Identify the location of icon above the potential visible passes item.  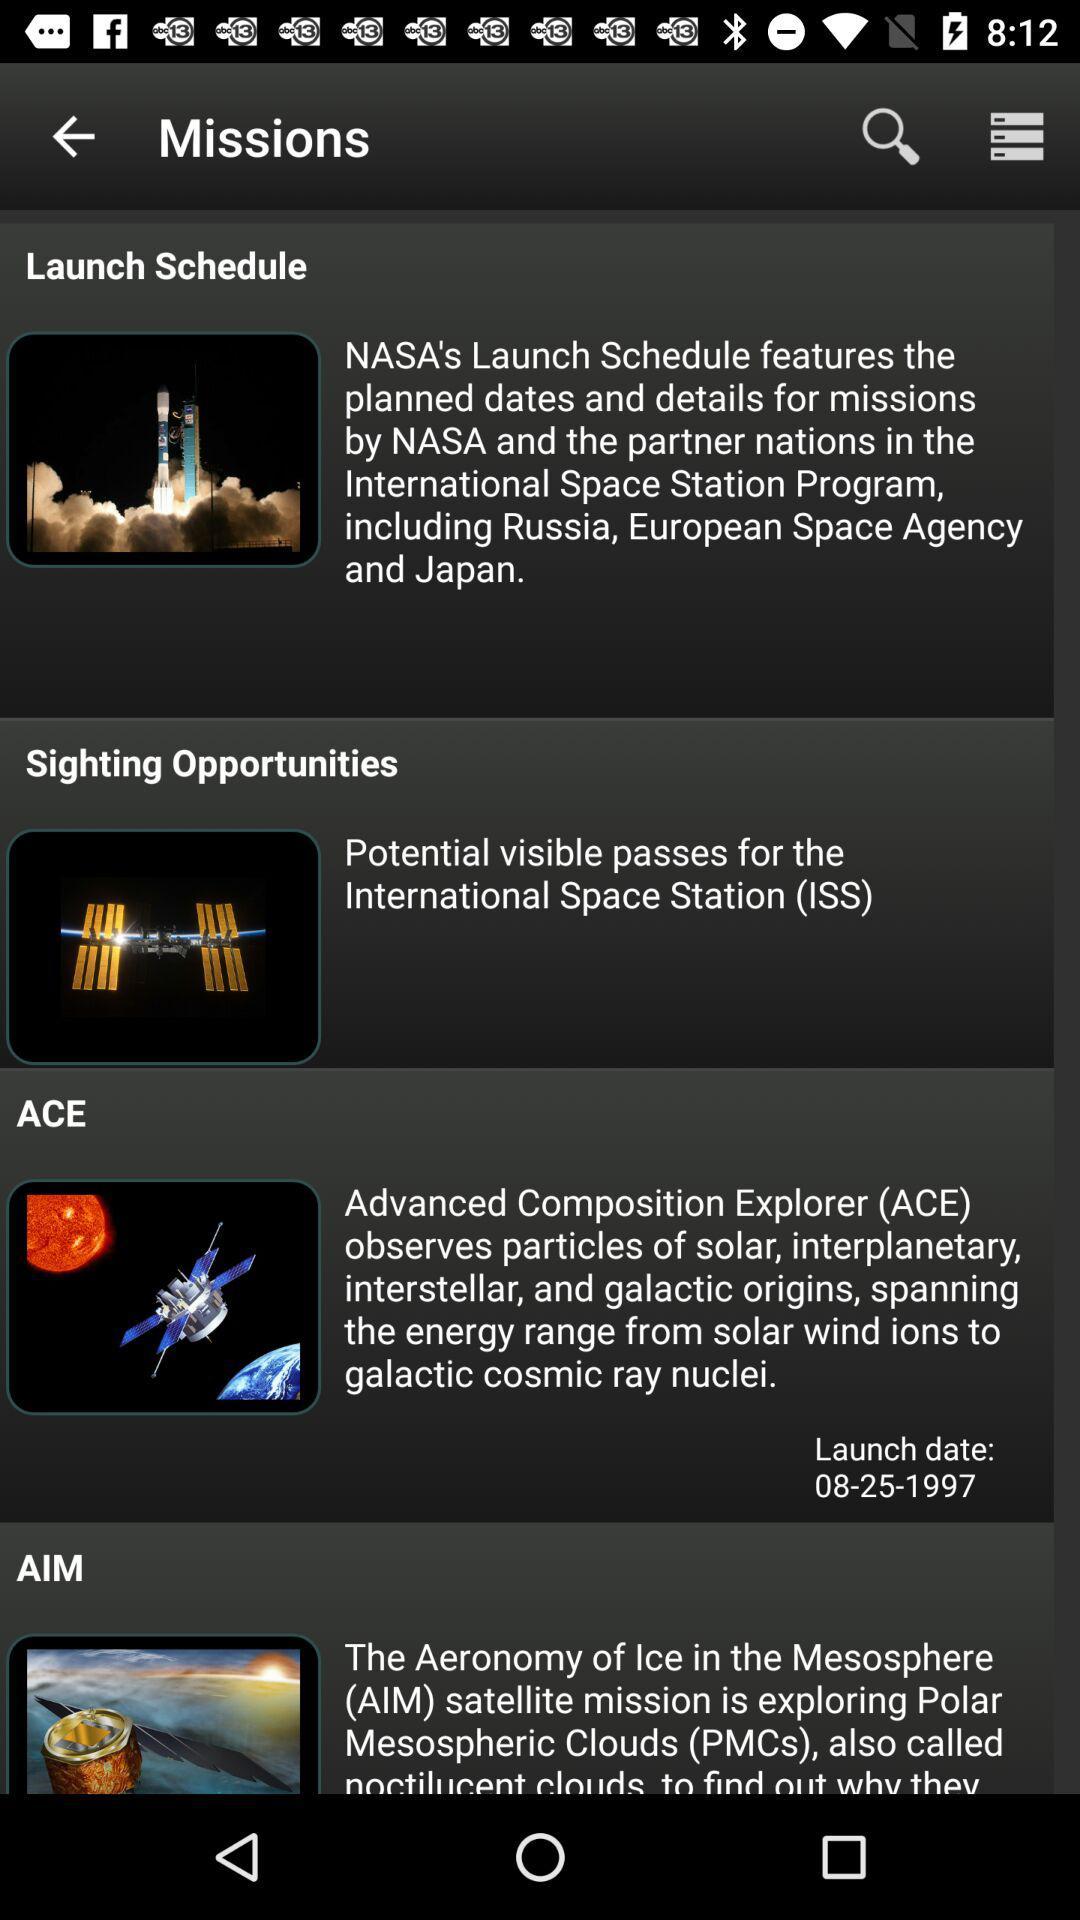
(207, 761).